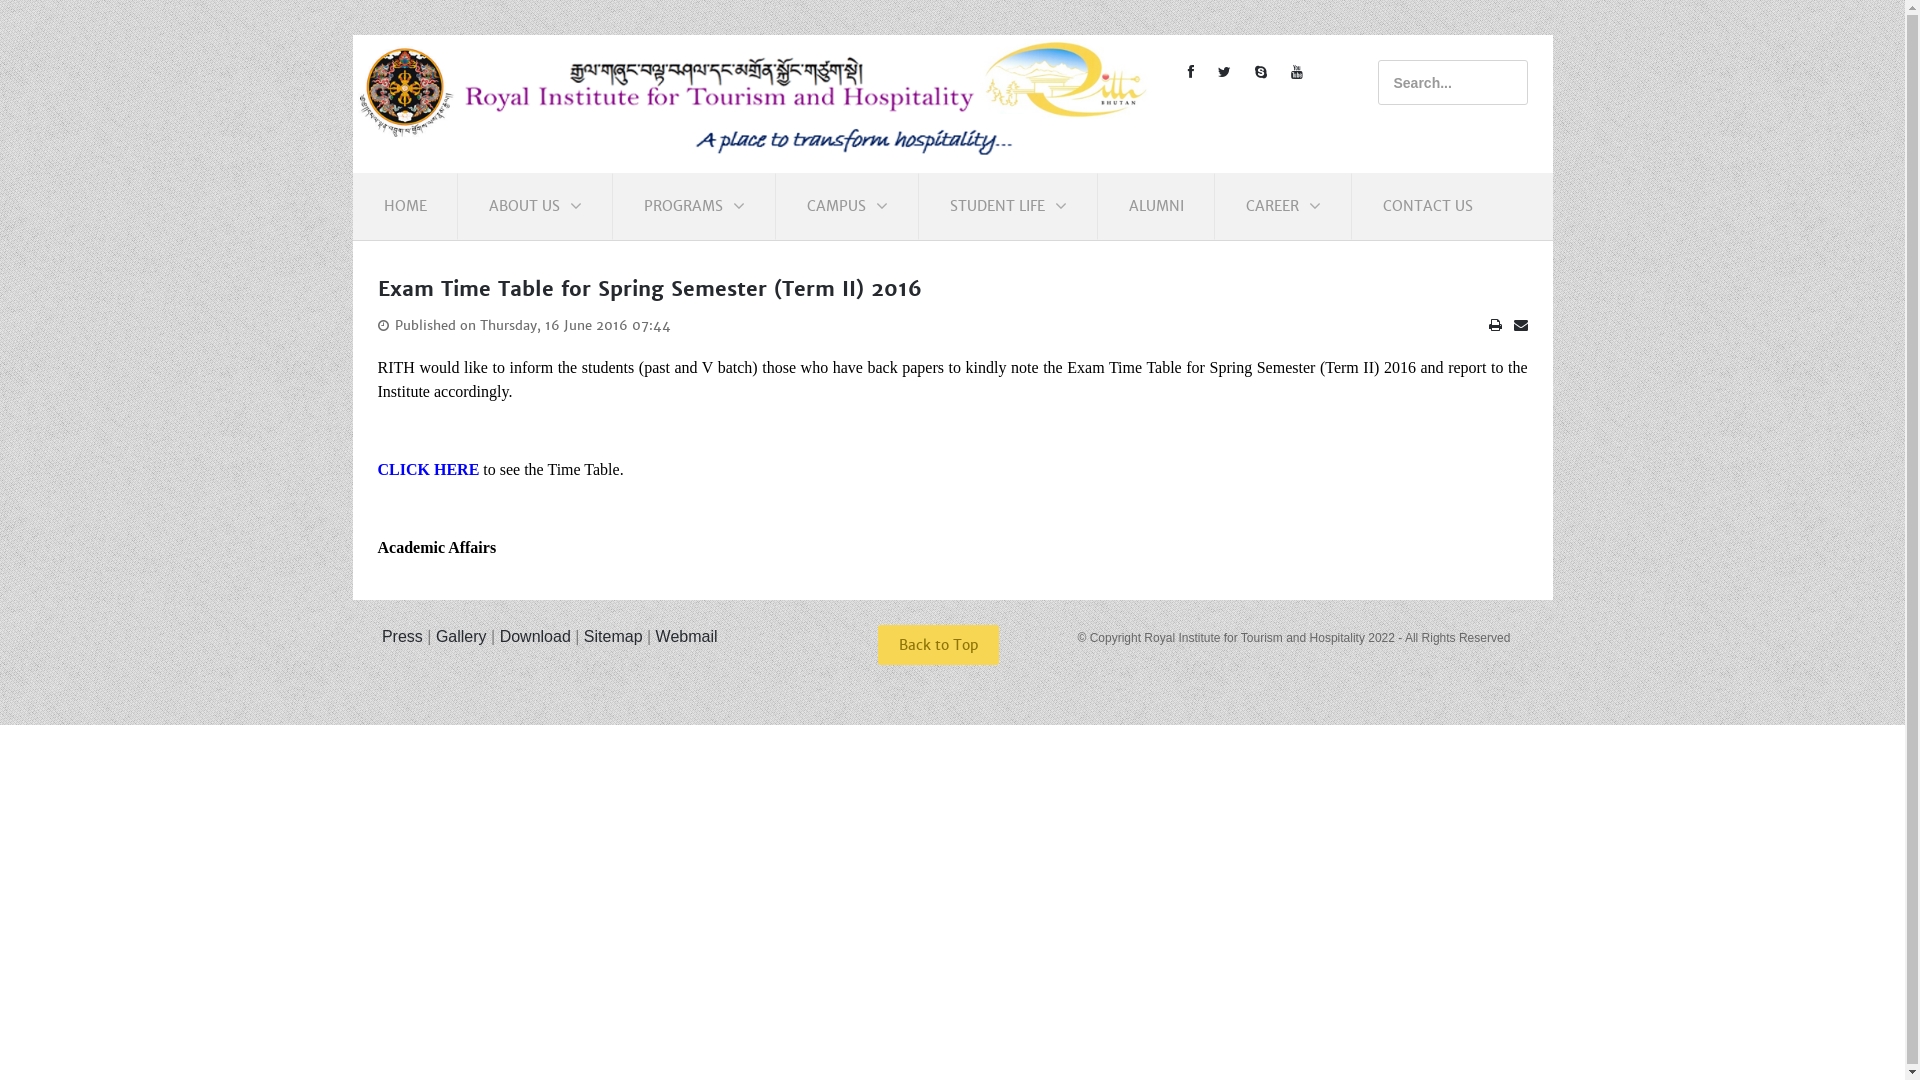  Describe the element at coordinates (612, 636) in the screenshot. I see `'Sitemap'` at that location.